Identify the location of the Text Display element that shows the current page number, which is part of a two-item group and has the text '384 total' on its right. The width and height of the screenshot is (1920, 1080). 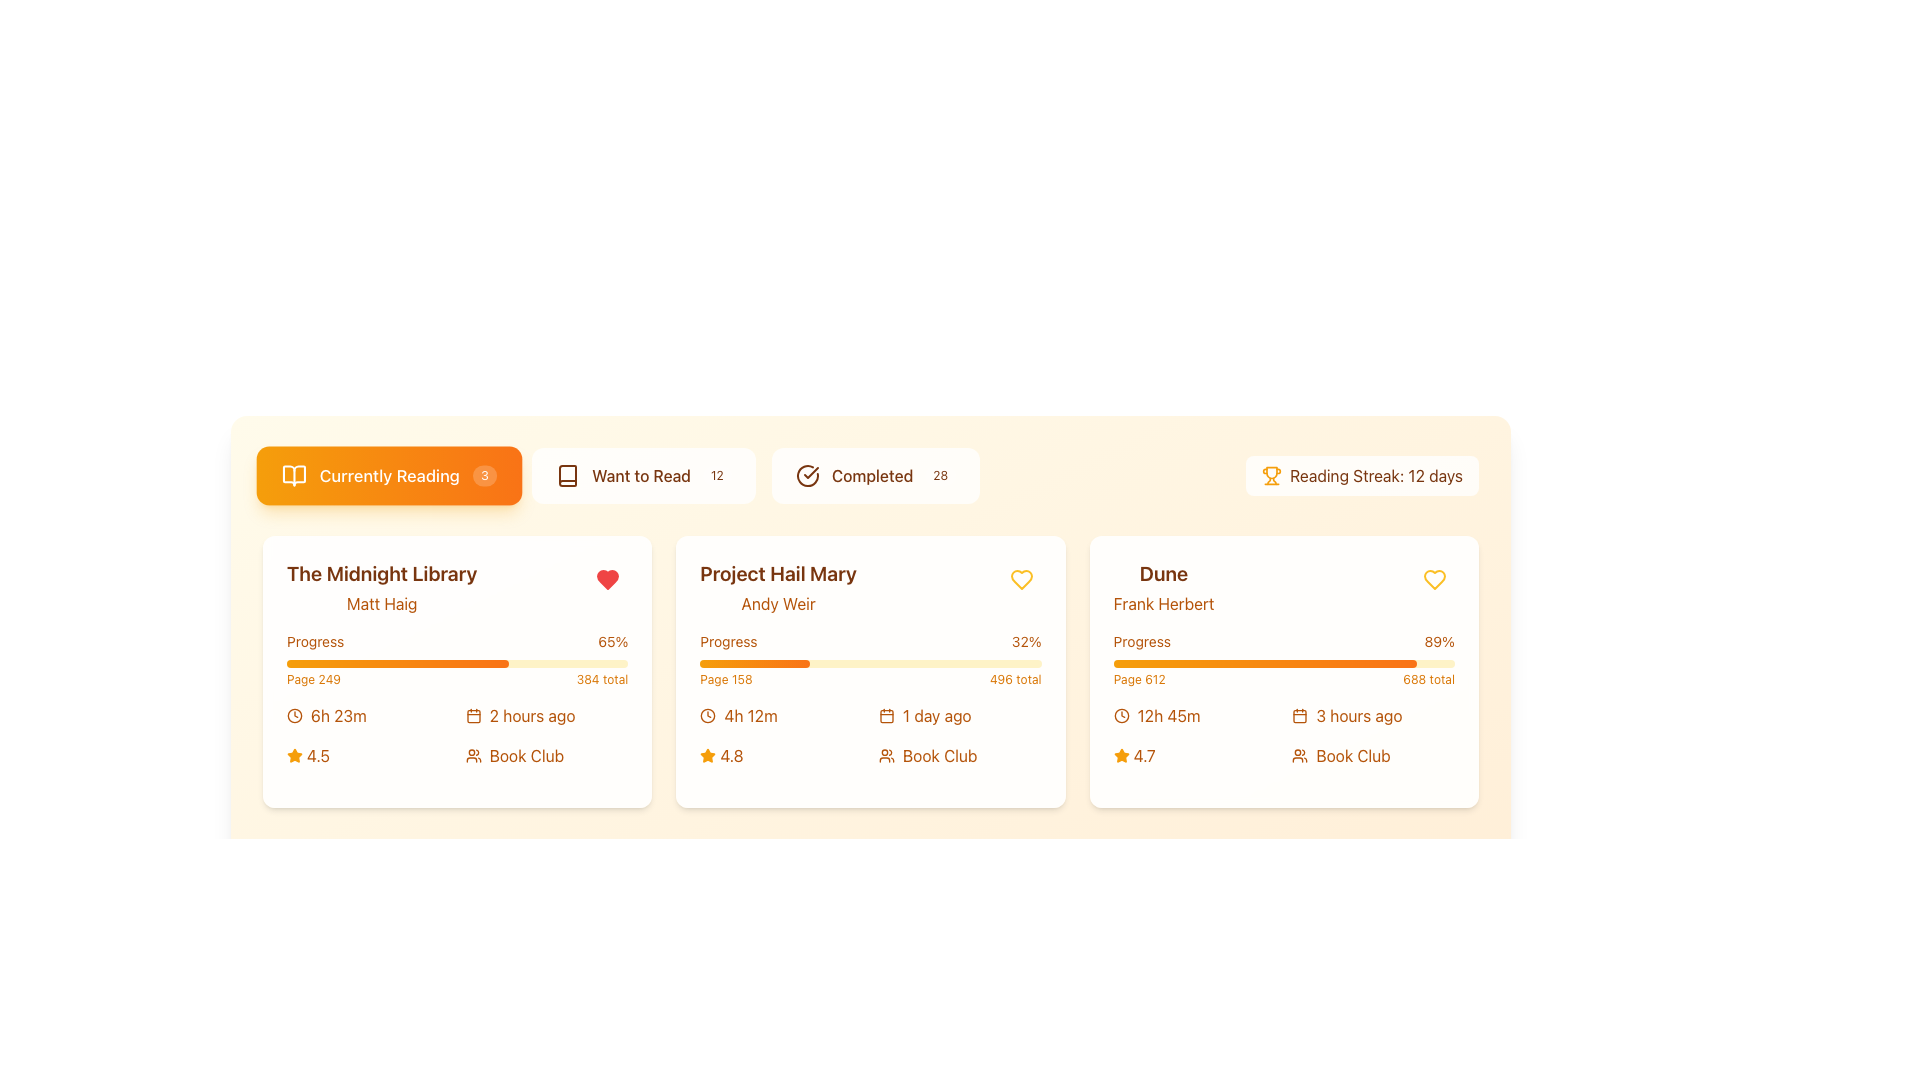
(312, 678).